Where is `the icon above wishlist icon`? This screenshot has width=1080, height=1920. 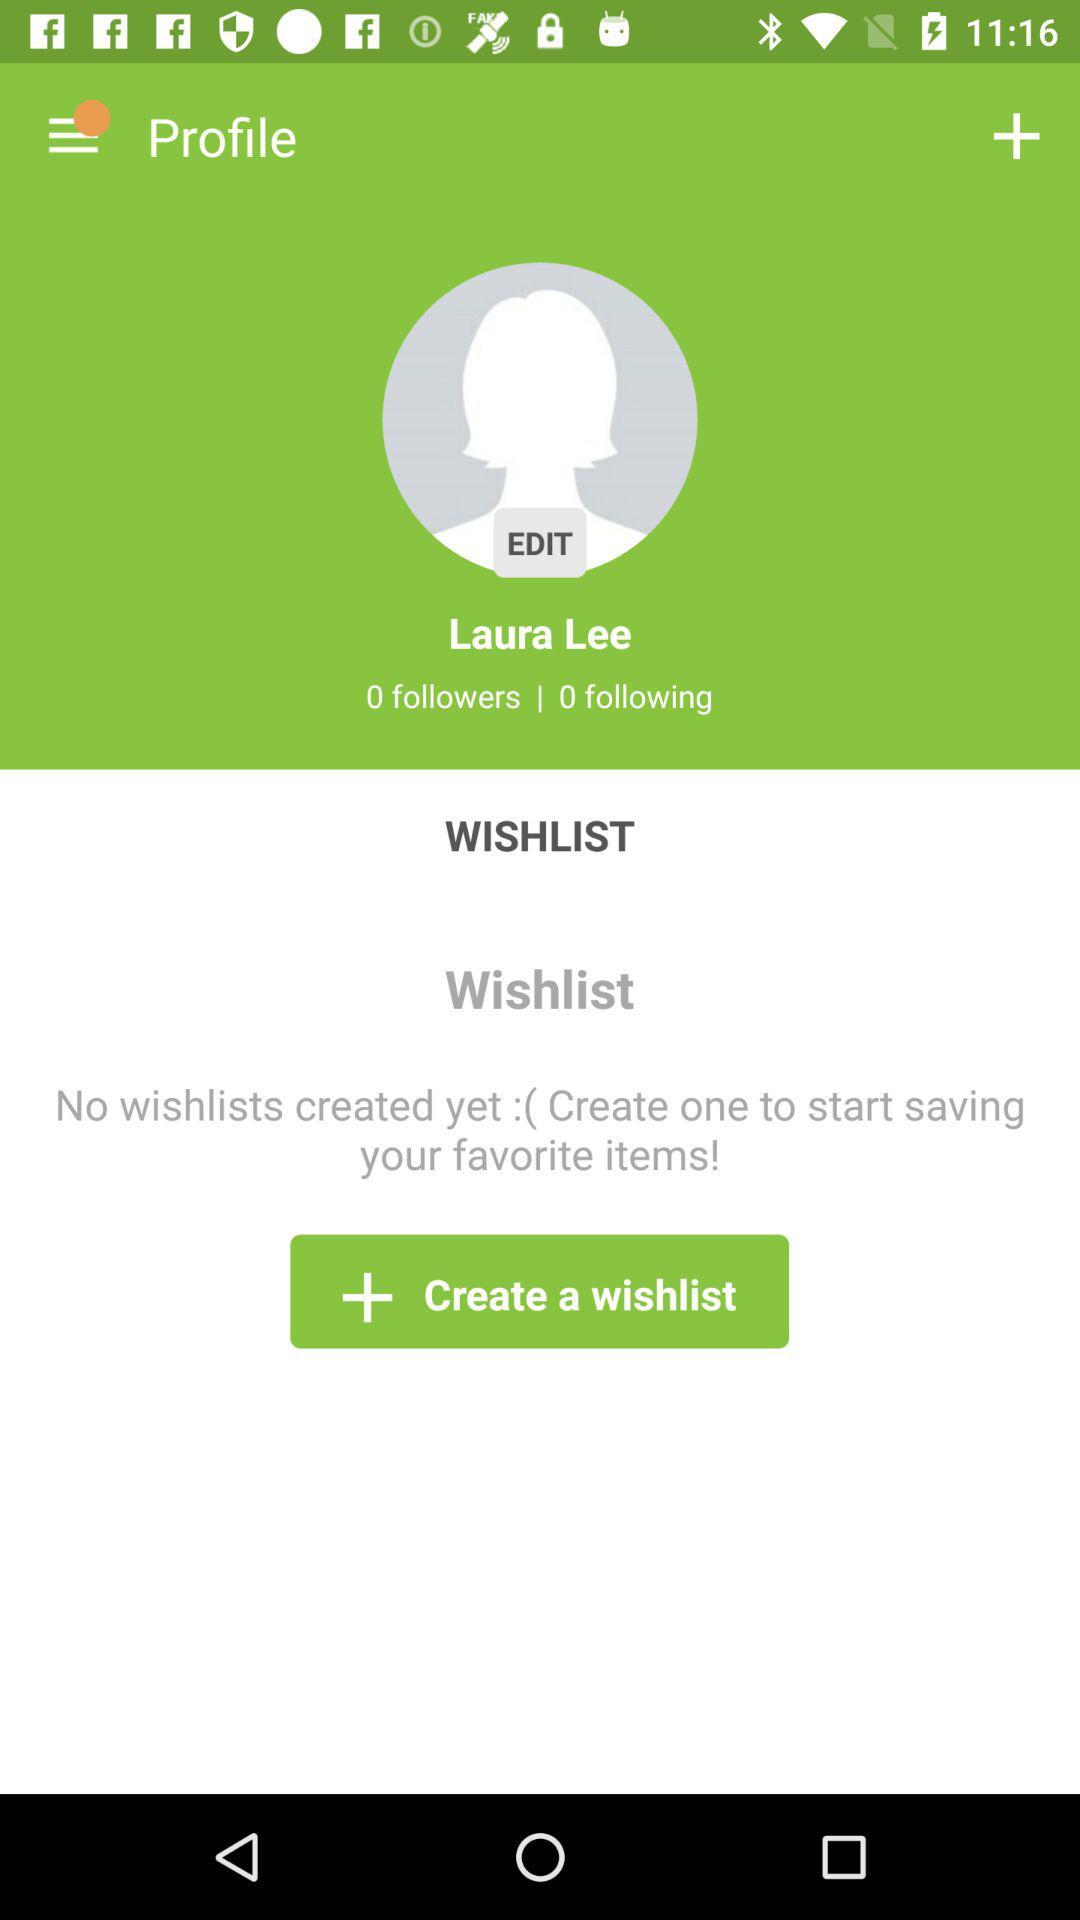 the icon above wishlist icon is located at coordinates (540, 695).